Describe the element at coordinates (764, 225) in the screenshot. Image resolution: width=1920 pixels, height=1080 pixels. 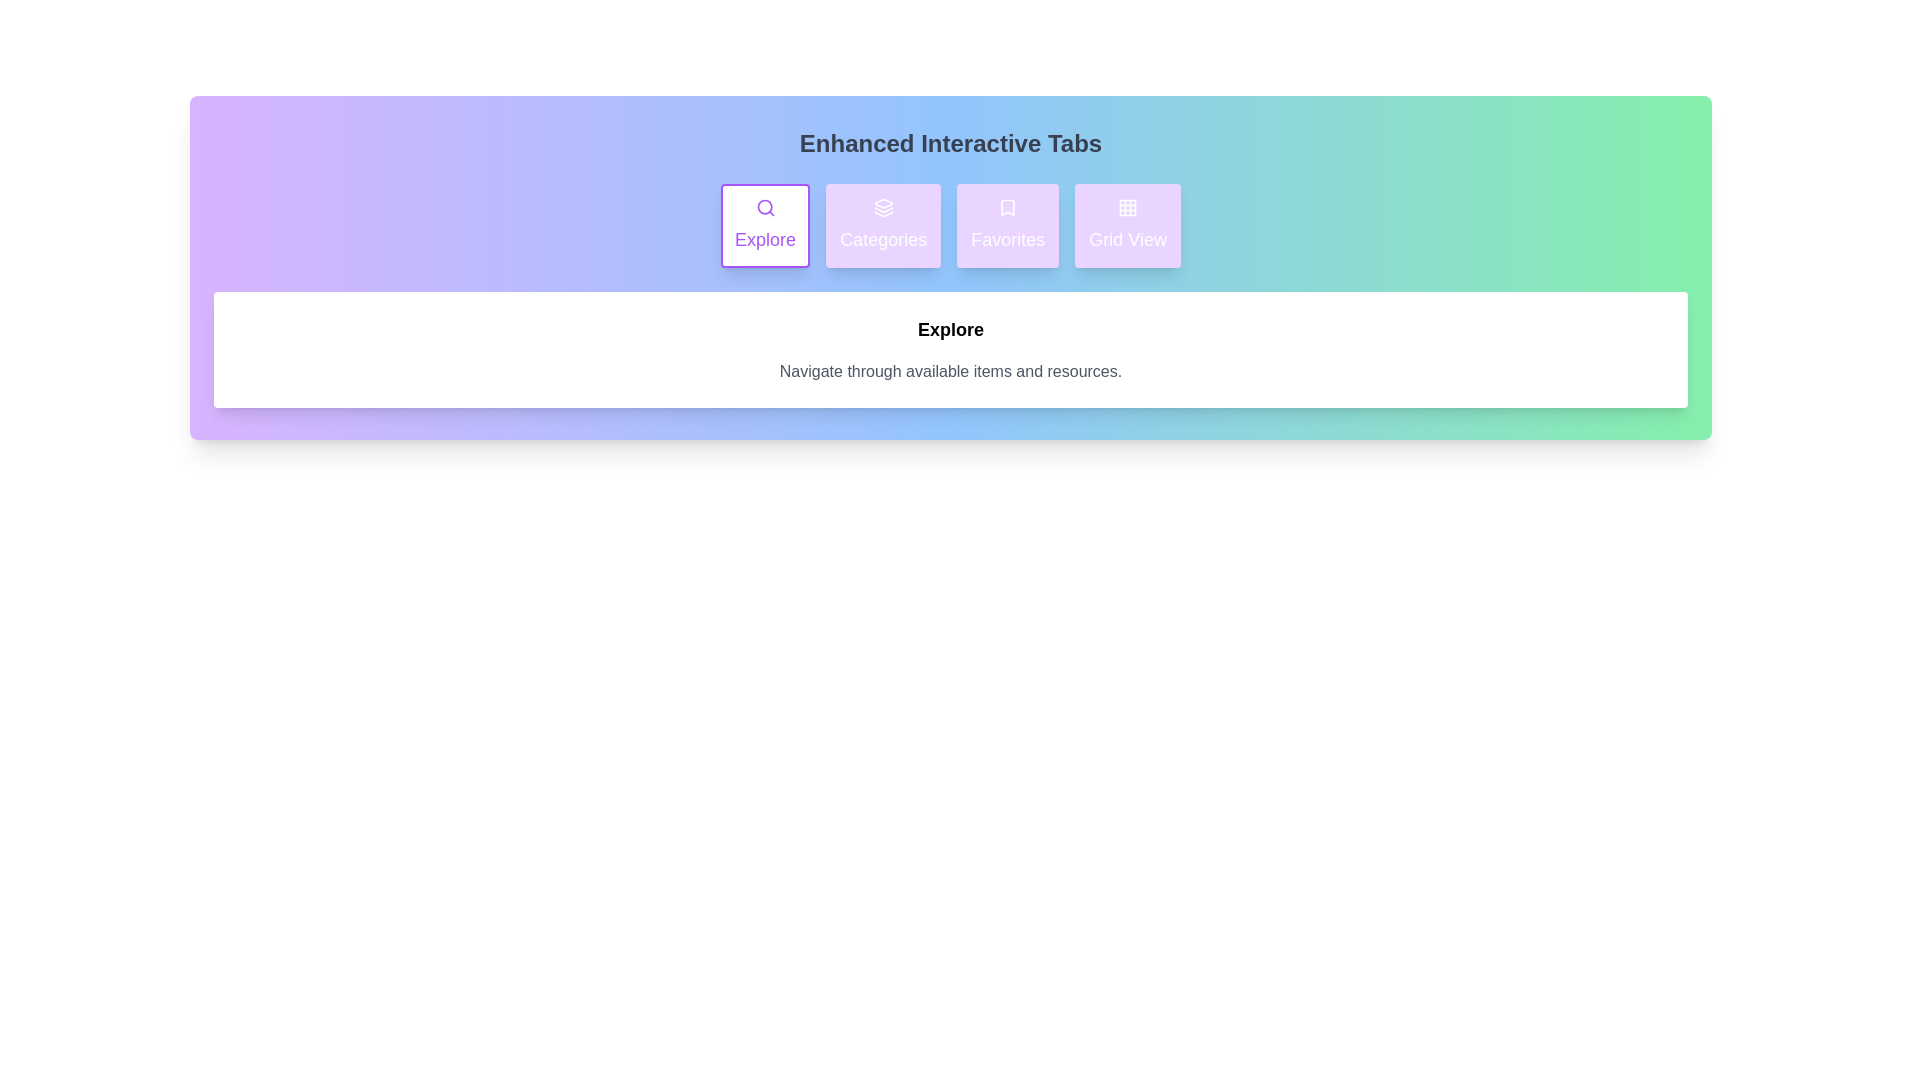
I see `the 'Explore' tab to ensure its description is displayed` at that location.